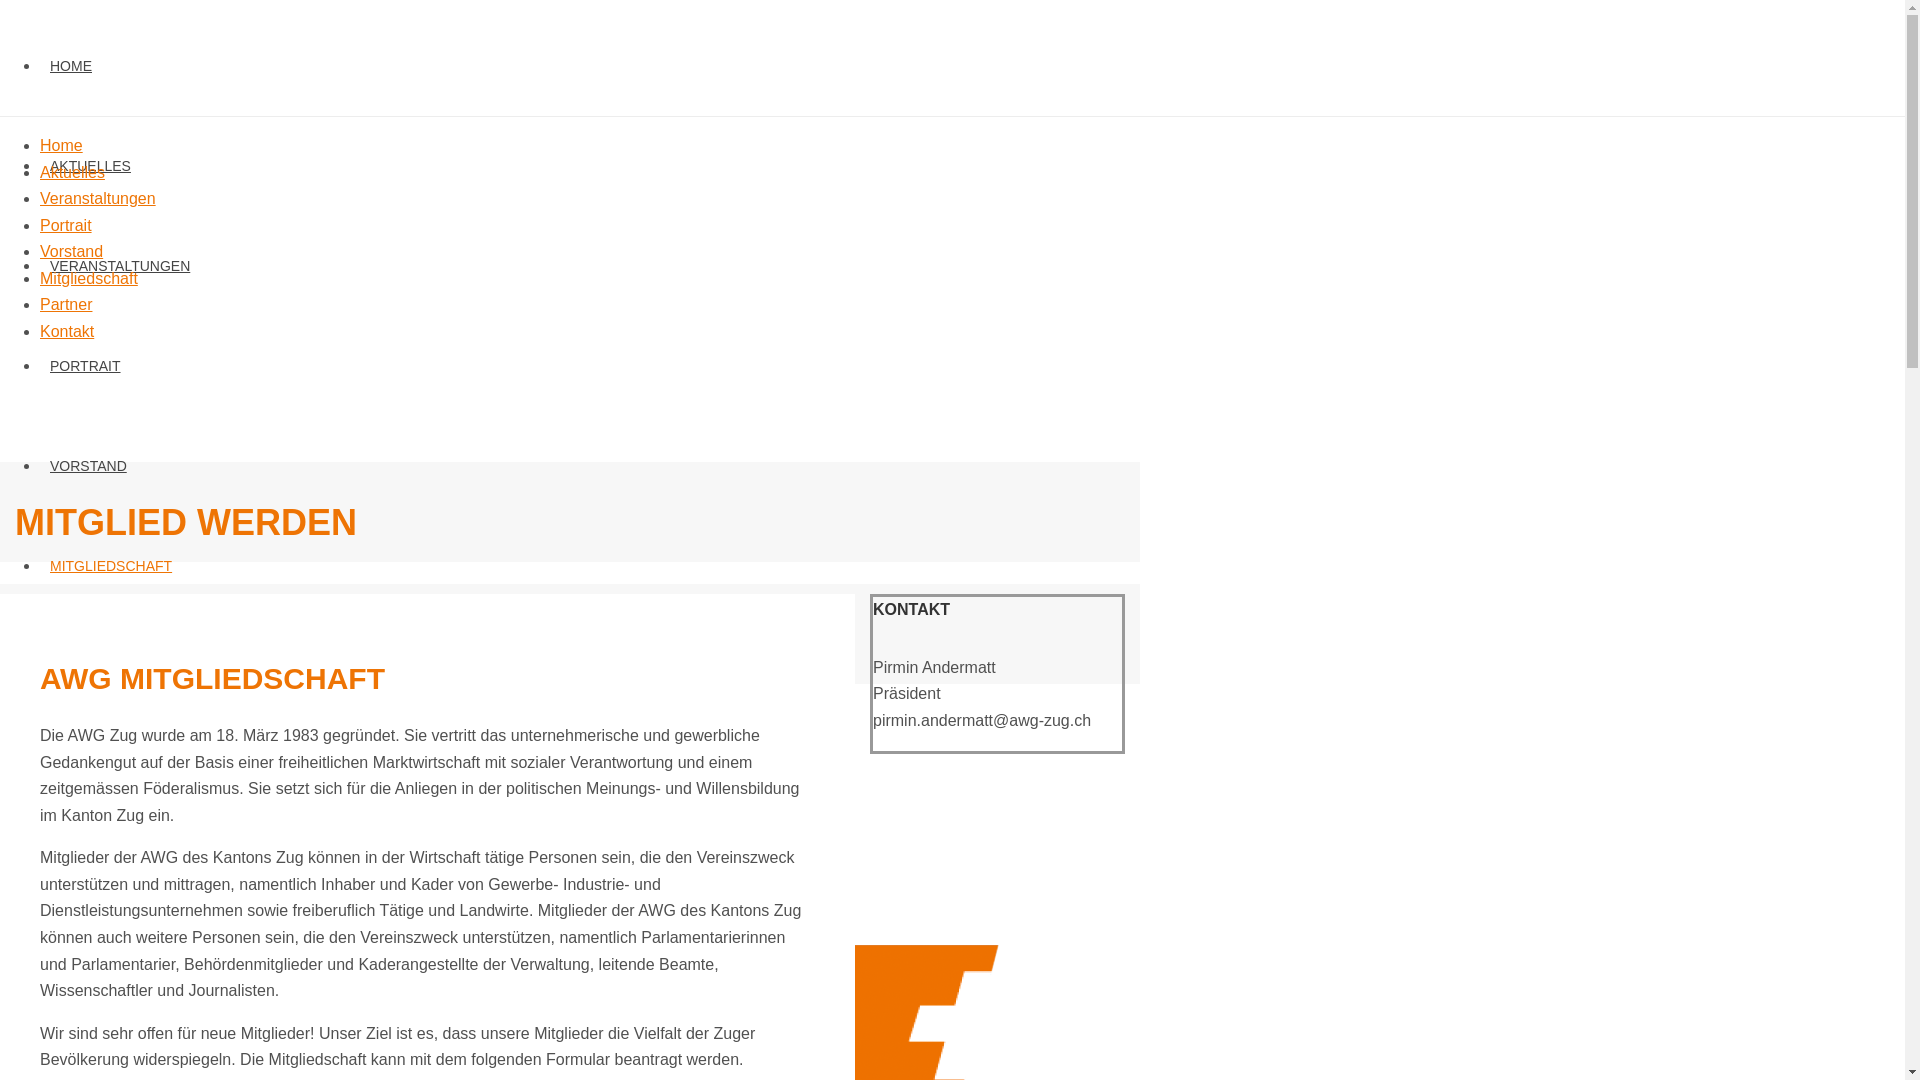  What do you see at coordinates (39, 265) in the screenshot?
I see `'VERANSTALTUNGEN'` at bounding box center [39, 265].